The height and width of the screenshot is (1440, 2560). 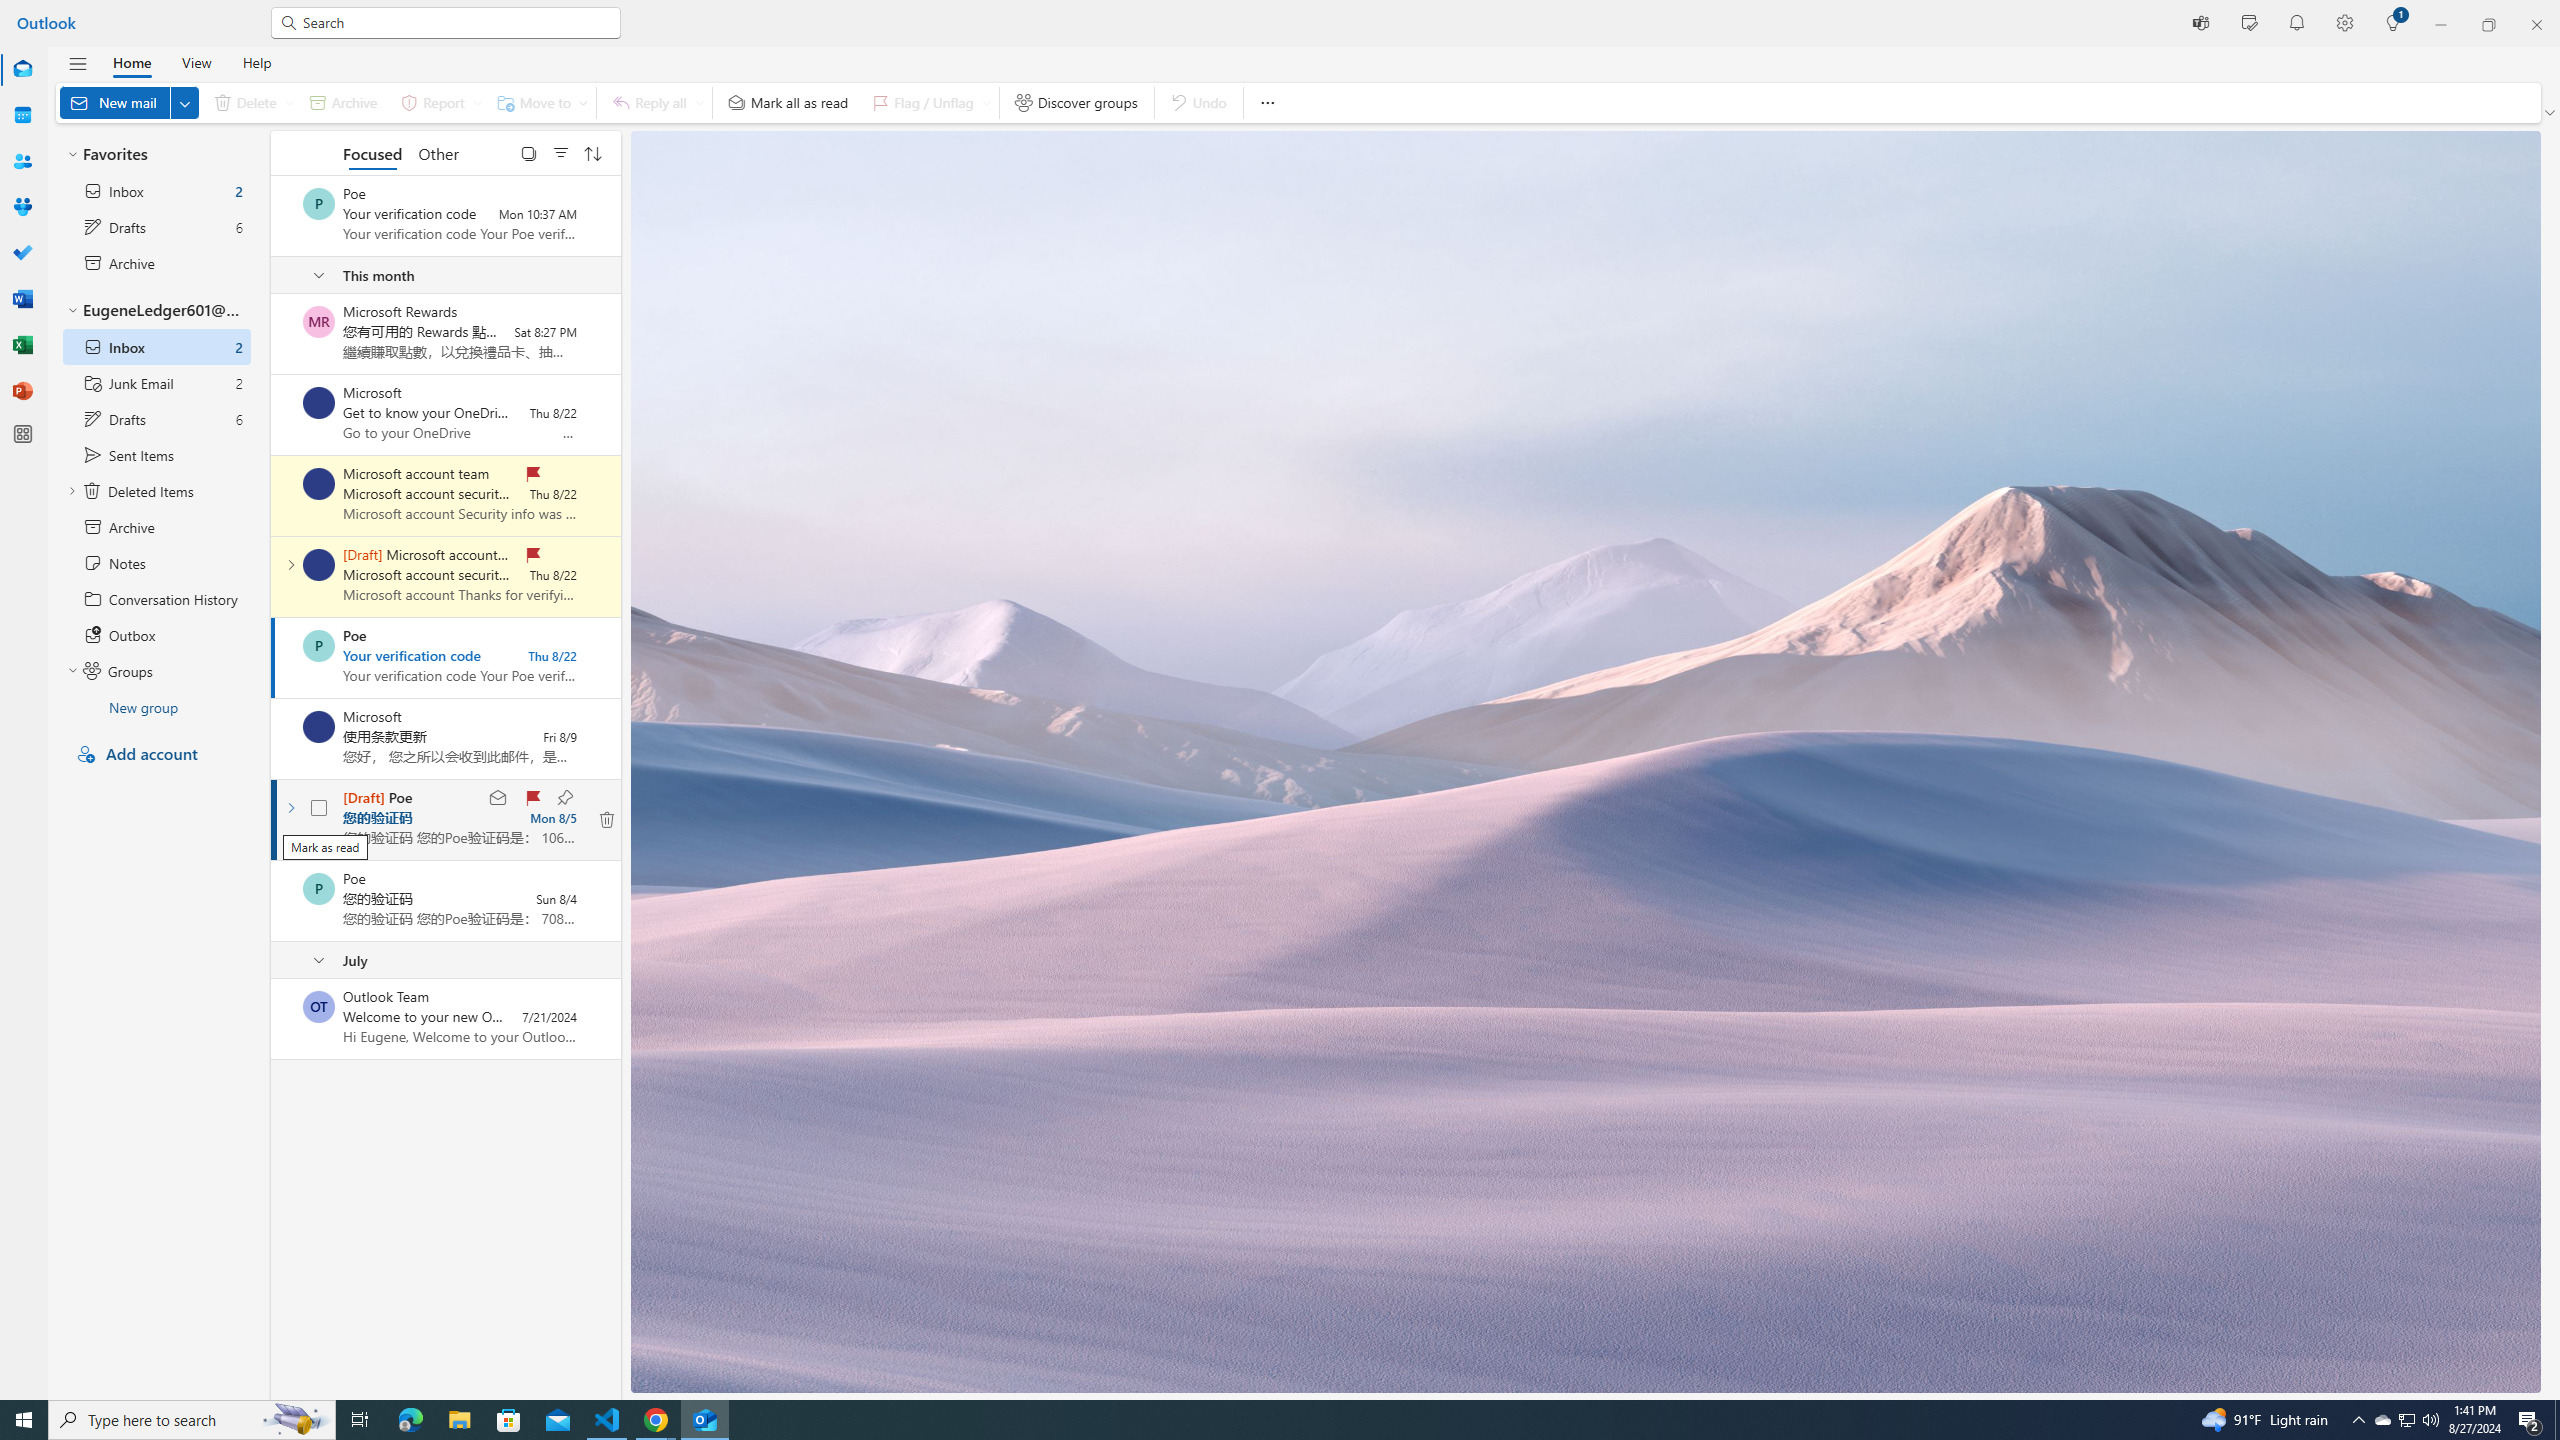 I want to click on 'Filter', so click(x=559, y=152).